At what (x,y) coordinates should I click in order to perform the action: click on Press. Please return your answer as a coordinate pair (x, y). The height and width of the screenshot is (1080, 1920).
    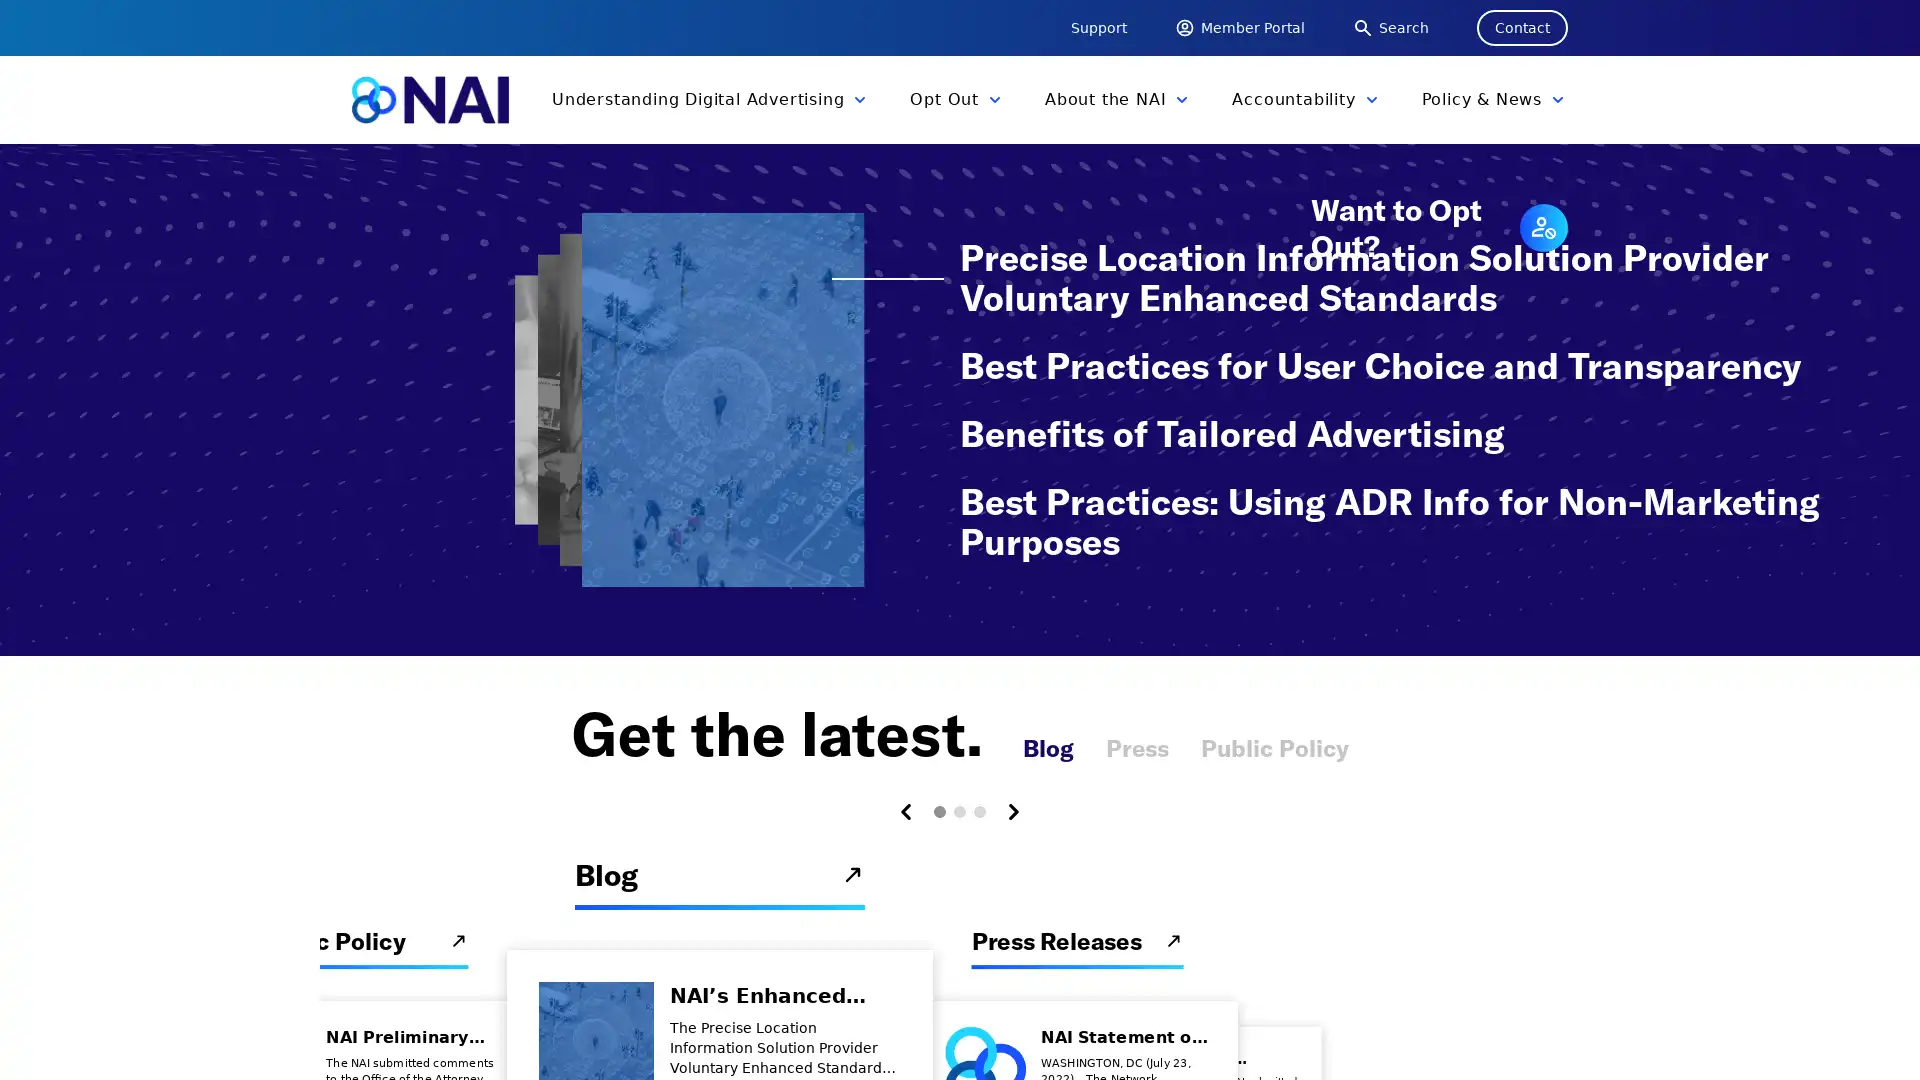
    Looking at the image, I should click on (1136, 748).